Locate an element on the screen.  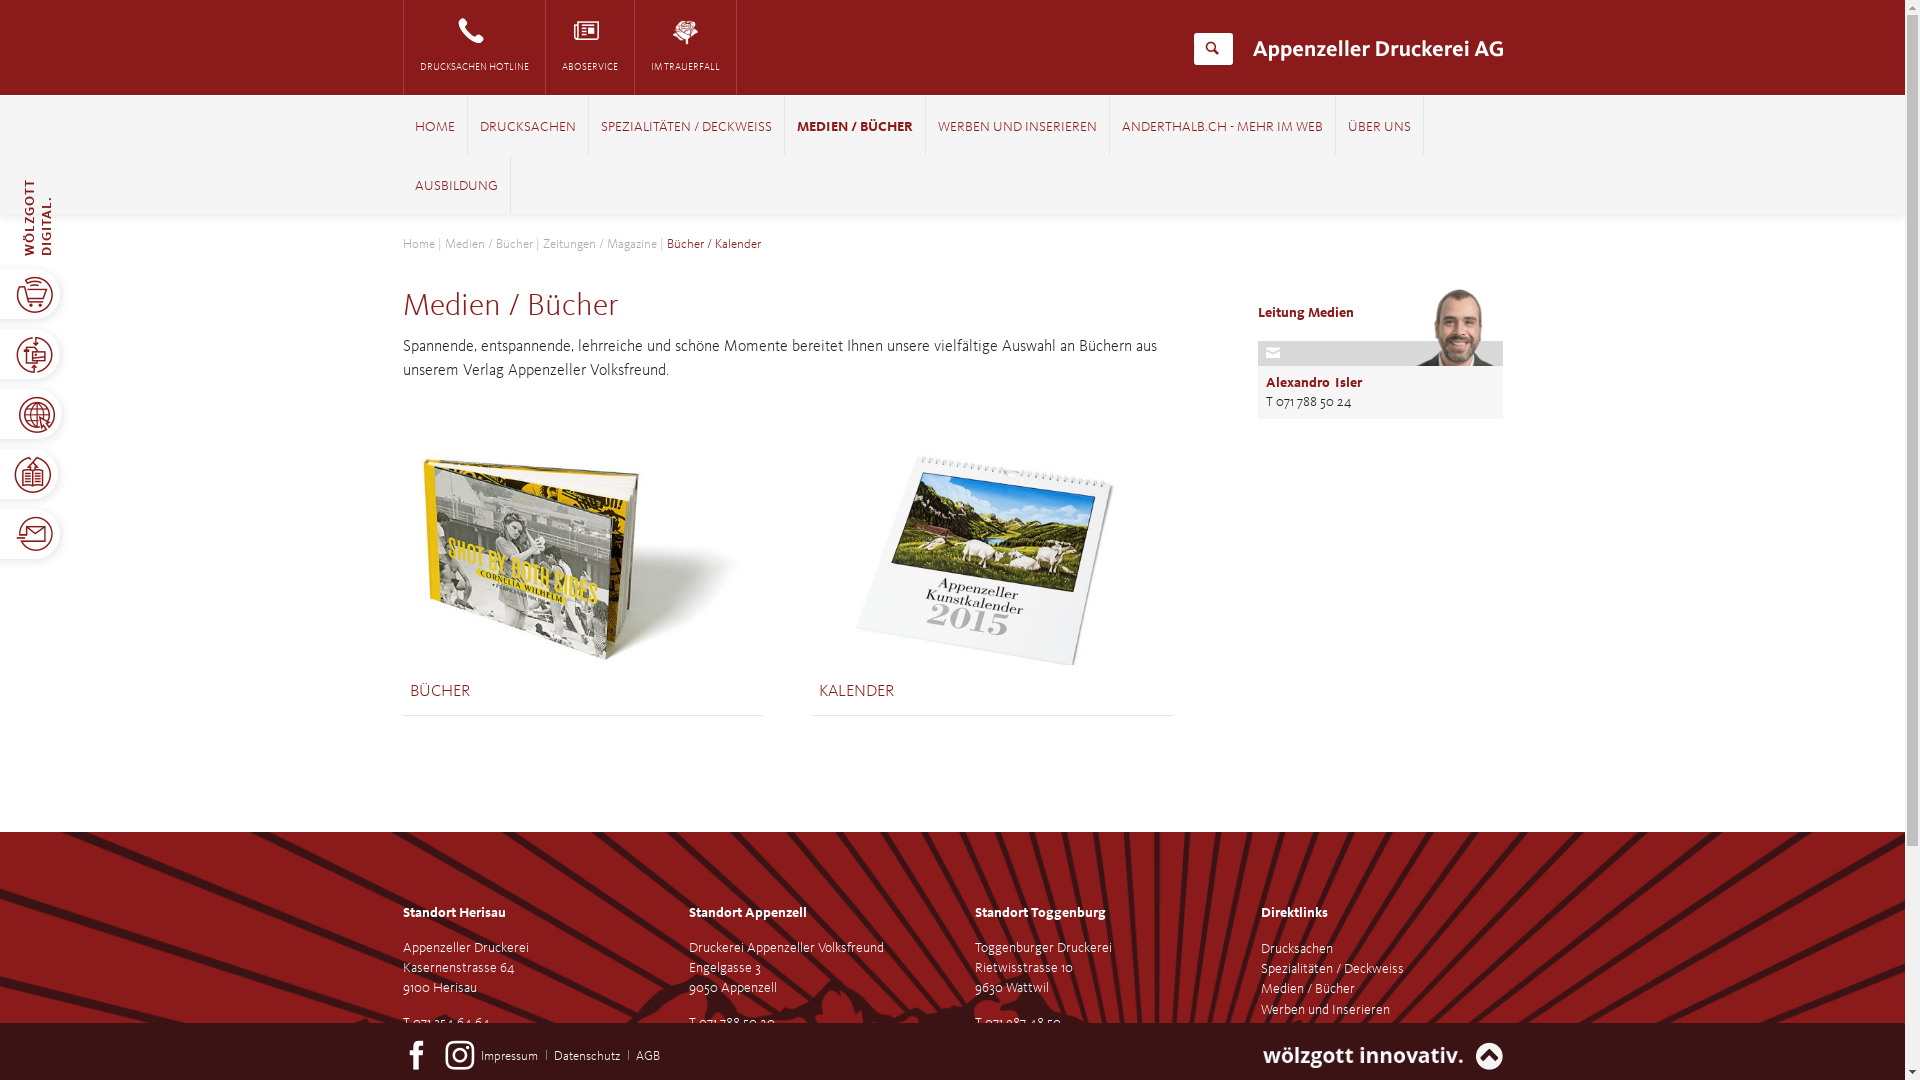
'Standort Appenzell' is located at coordinates (746, 913).